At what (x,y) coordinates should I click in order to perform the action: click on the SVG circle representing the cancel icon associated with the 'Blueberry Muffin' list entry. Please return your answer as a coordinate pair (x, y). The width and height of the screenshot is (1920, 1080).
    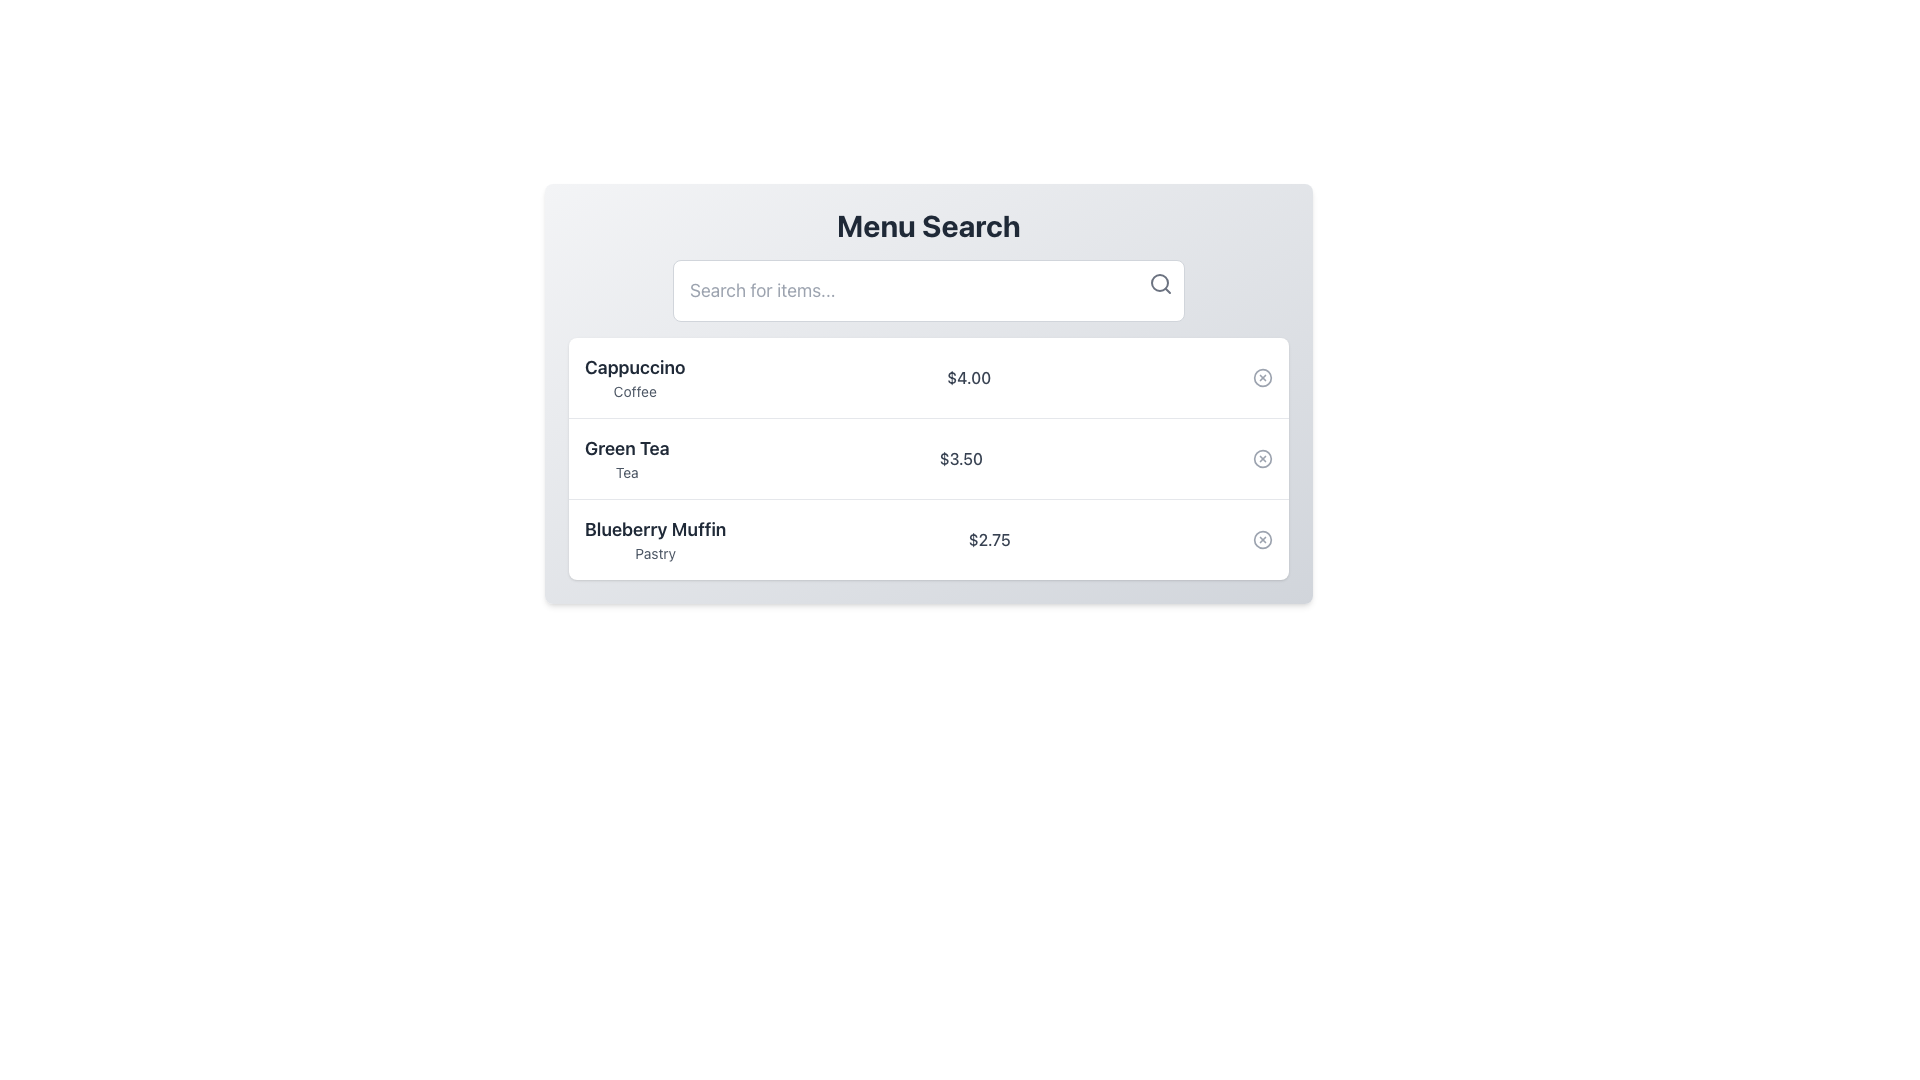
    Looking at the image, I should click on (1261, 540).